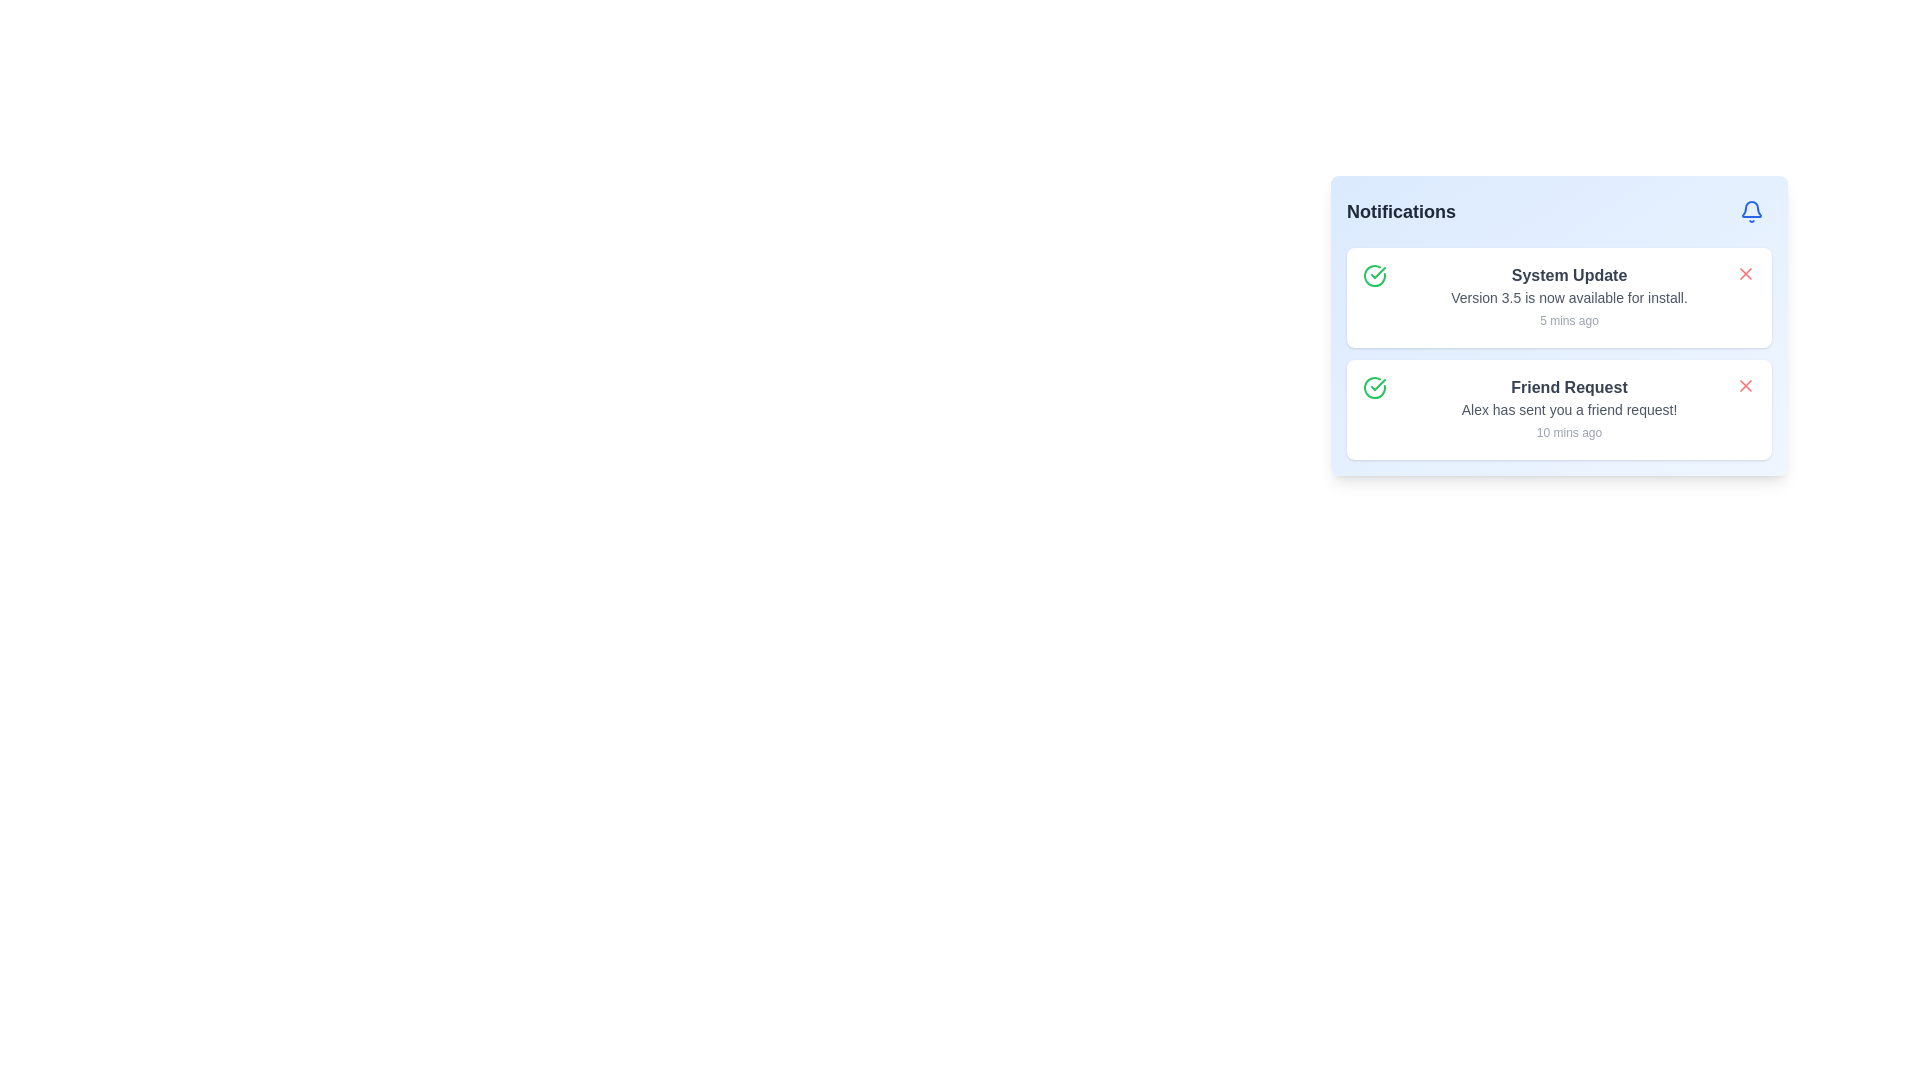  I want to click on the decorative graphical element that visually indicates validation or success status, located at the leftmost part of the lower notification card in the notification panel, so click(1373, 388).